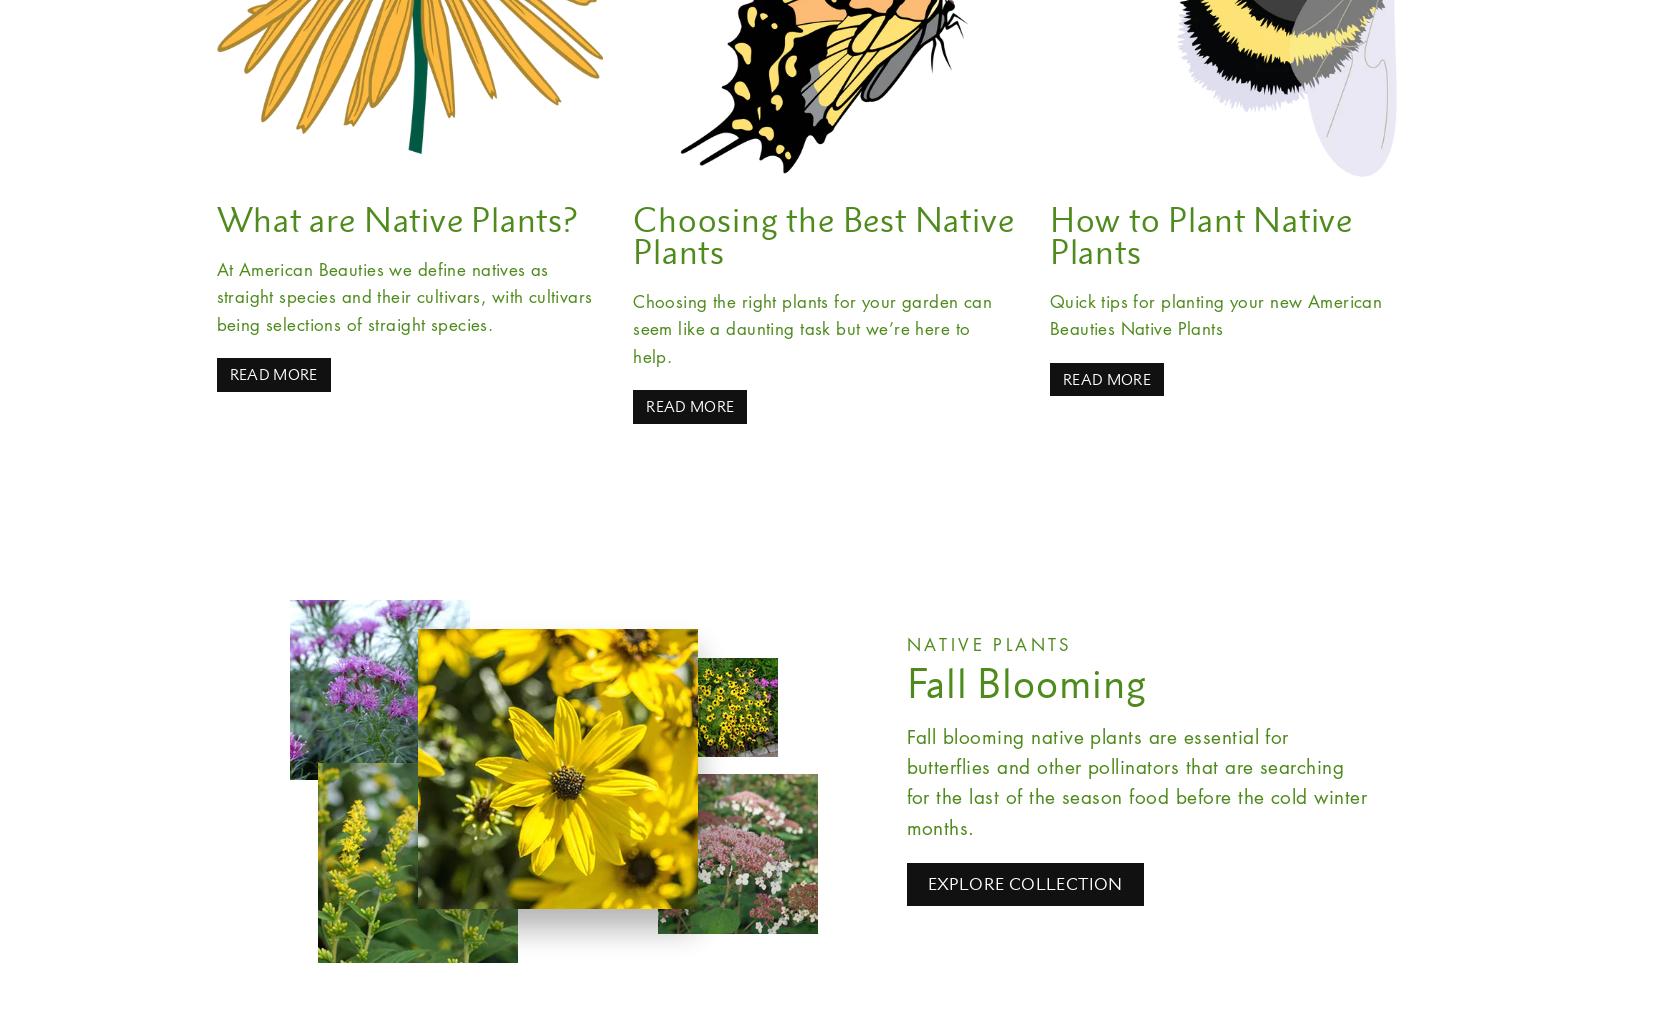  Describe the element at coordinates (1215, 314) in the screenshot. I see `'Quick tips for planting your new American Beauties Native Plants'` at that location.